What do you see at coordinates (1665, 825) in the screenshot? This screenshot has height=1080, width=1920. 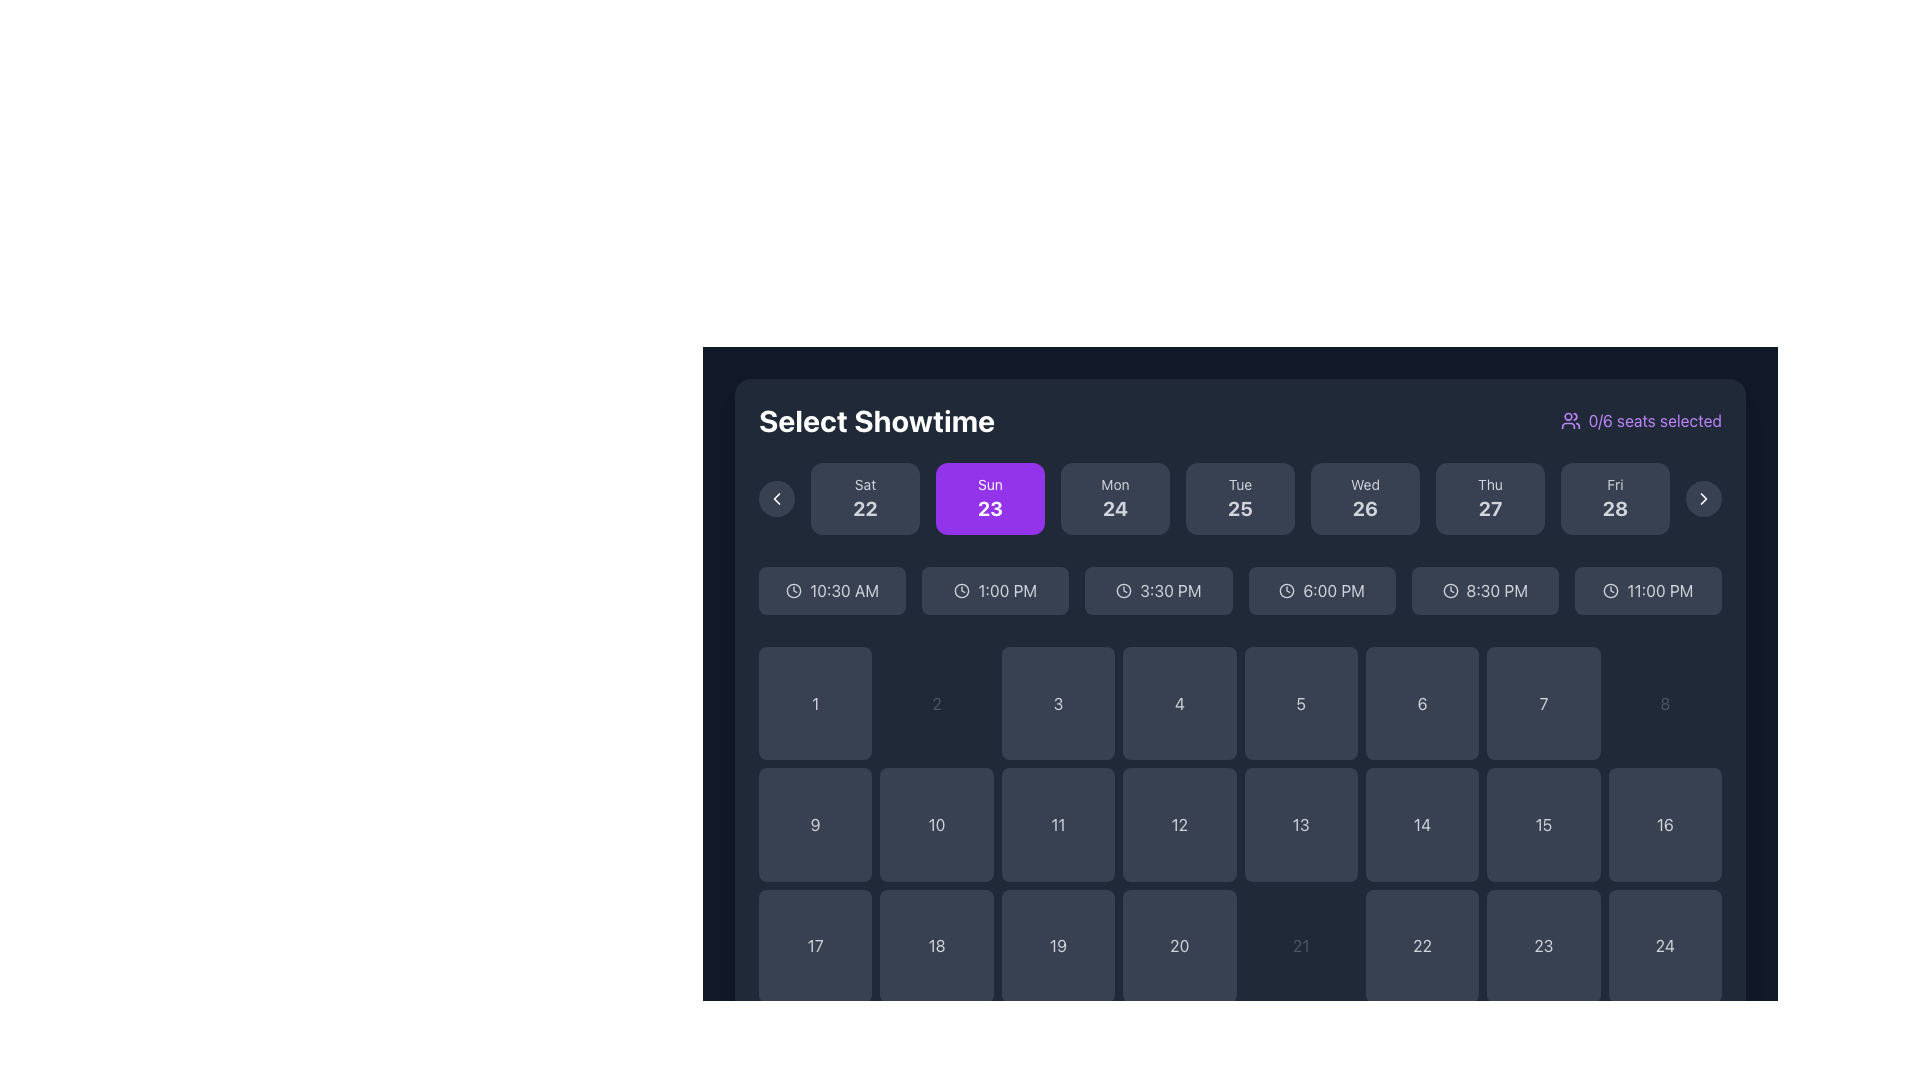 I see `the square button featuring the number '16' centered within it` at bounding box center [1665, 825].